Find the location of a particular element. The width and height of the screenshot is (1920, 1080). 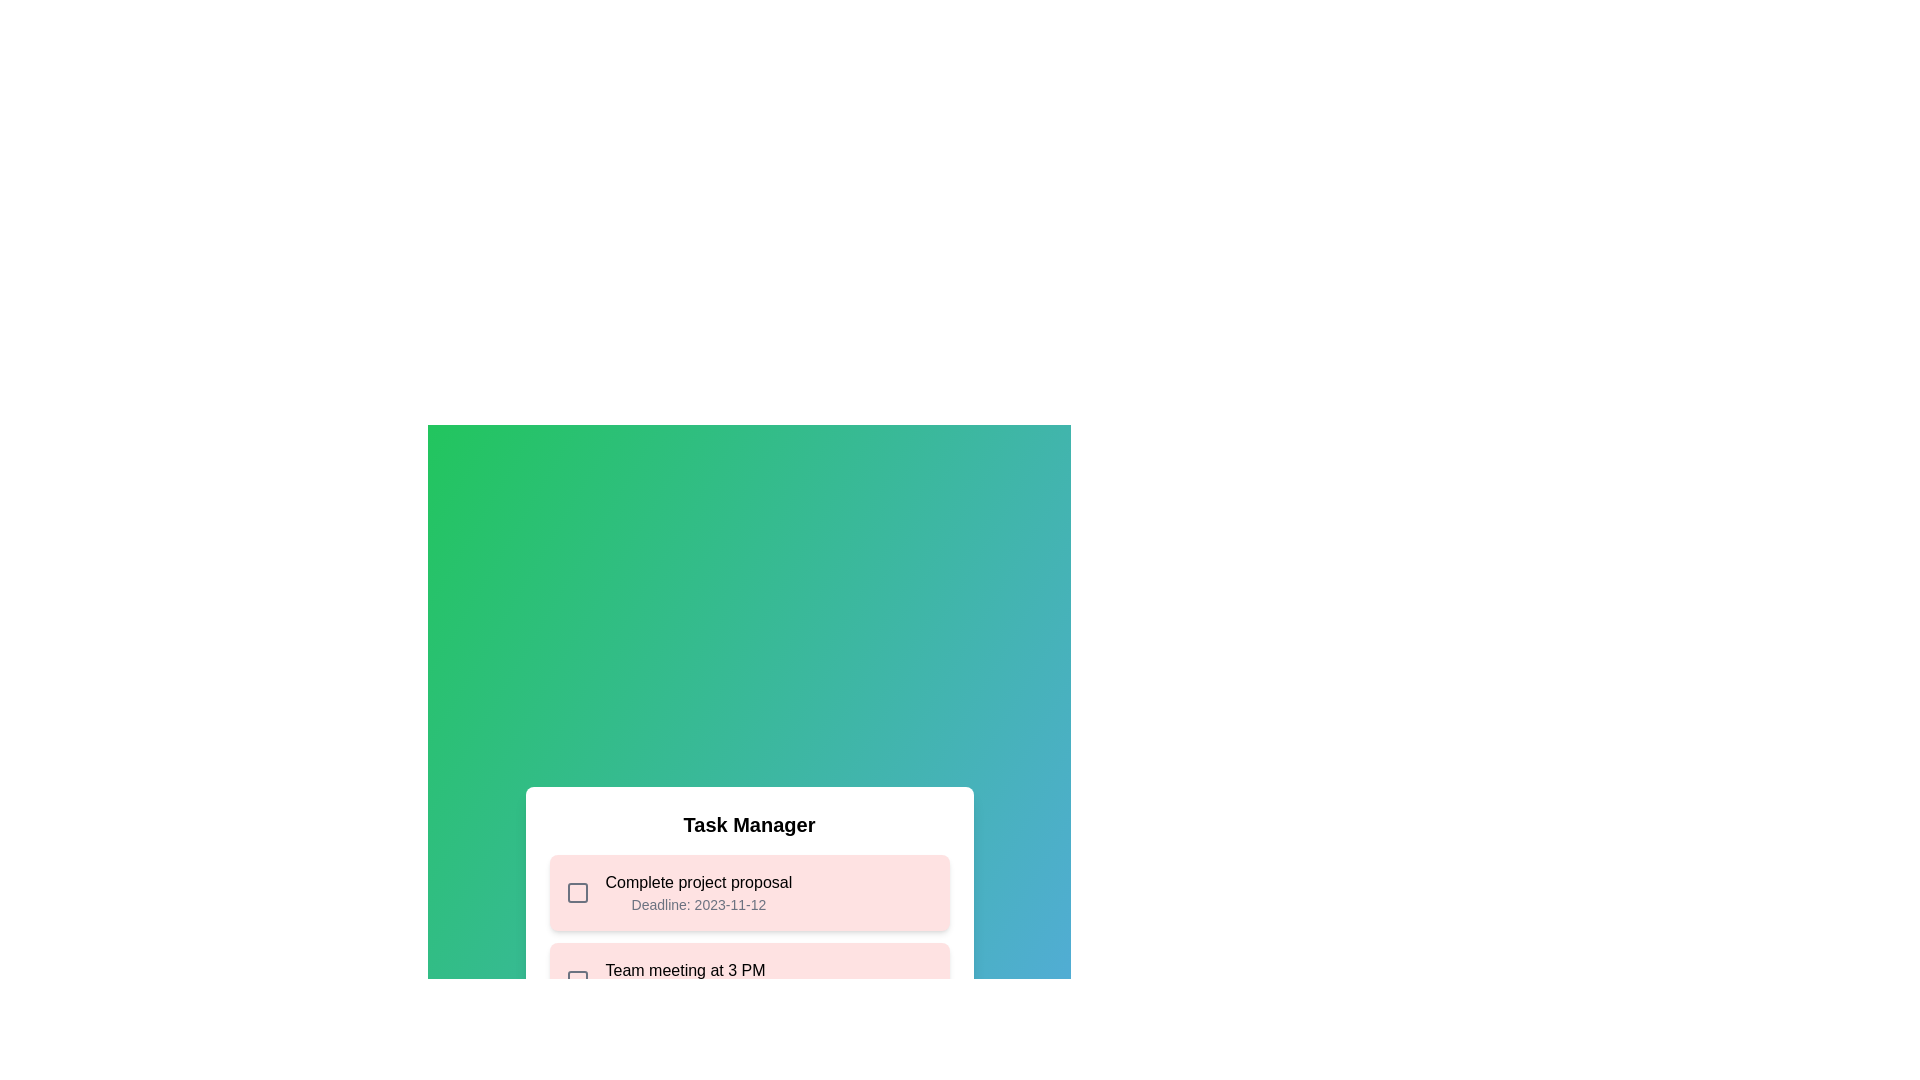

text label displaying 'Team meeting at 3 PM' which is located in the second task block of the task manager interface, positioned below the 'Complete project proposal' task and above the 'Deadline: 2023-11-13' is located at coordinates (685, 970).